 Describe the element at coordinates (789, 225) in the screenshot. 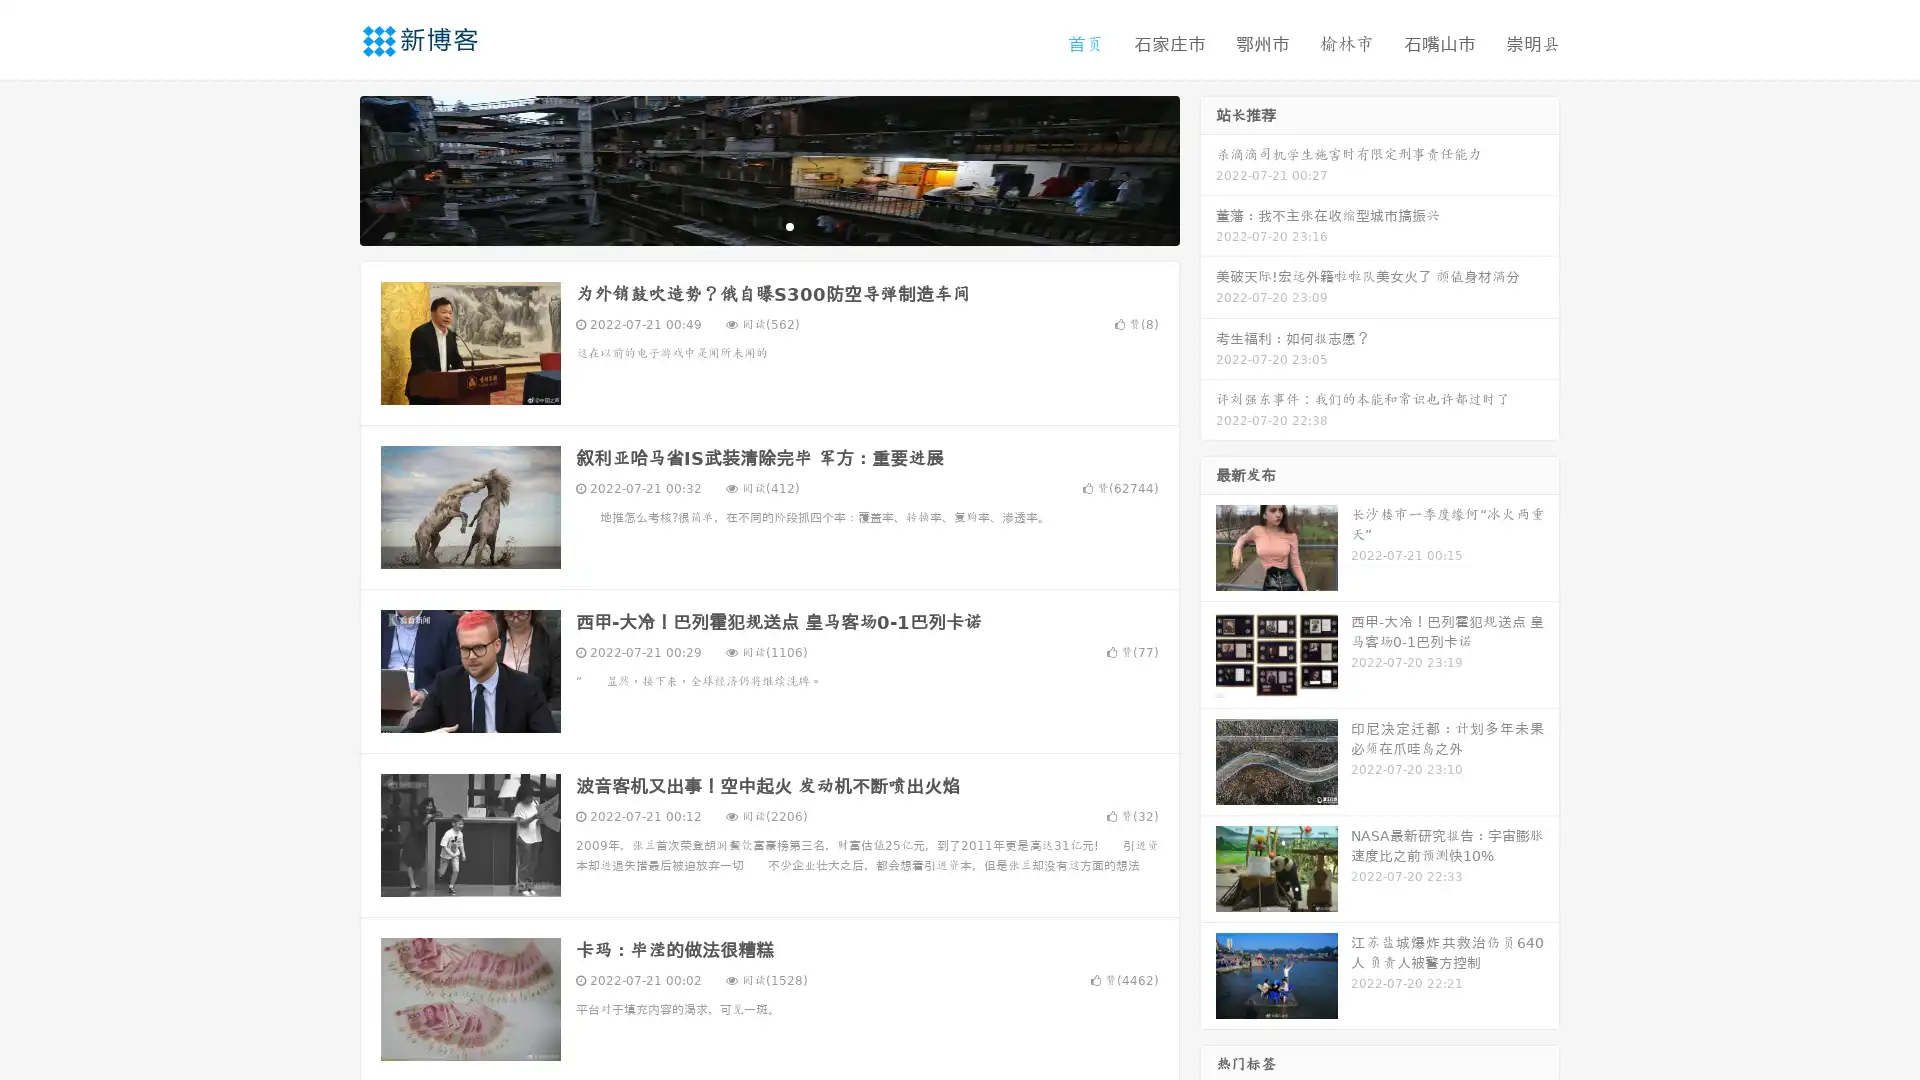

I see `Go to slide 3` at that location.